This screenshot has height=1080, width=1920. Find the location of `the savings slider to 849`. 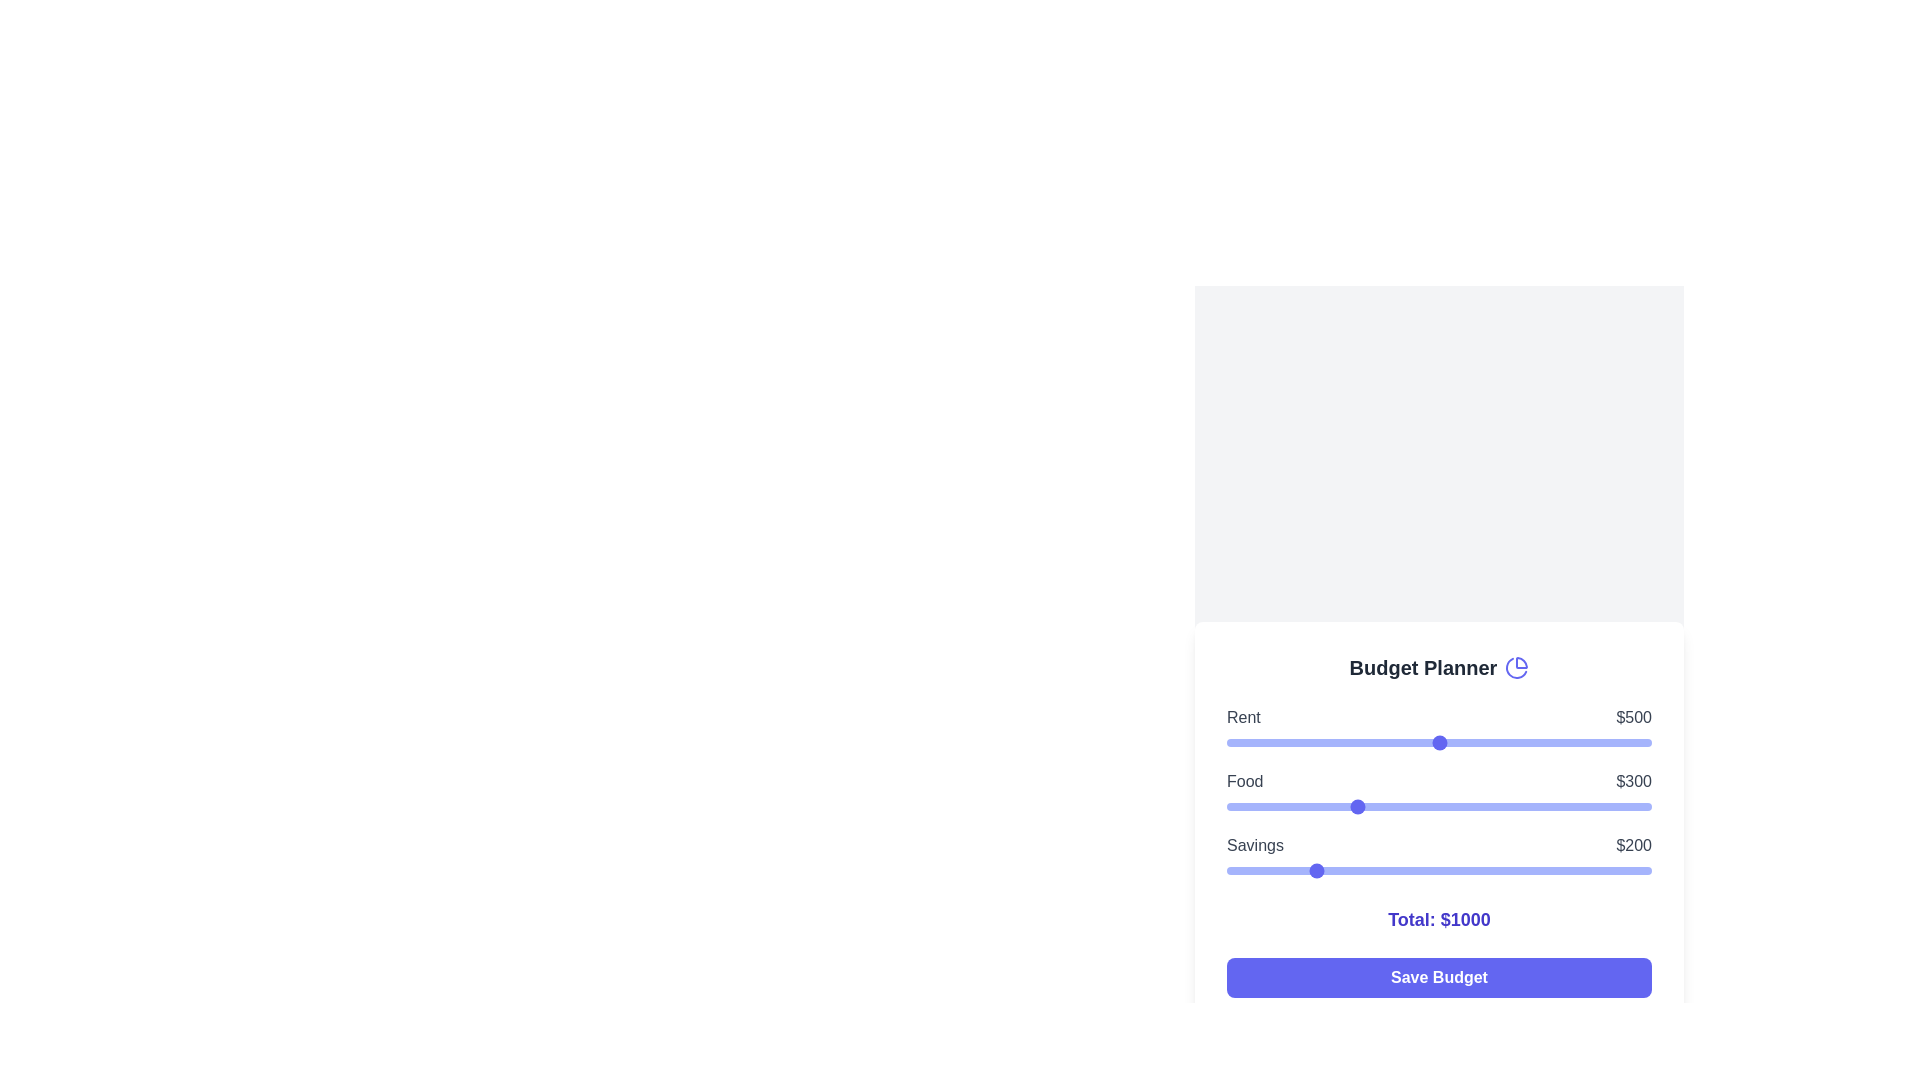

the savings slider to 849 is located at coordinates (1586, 870).